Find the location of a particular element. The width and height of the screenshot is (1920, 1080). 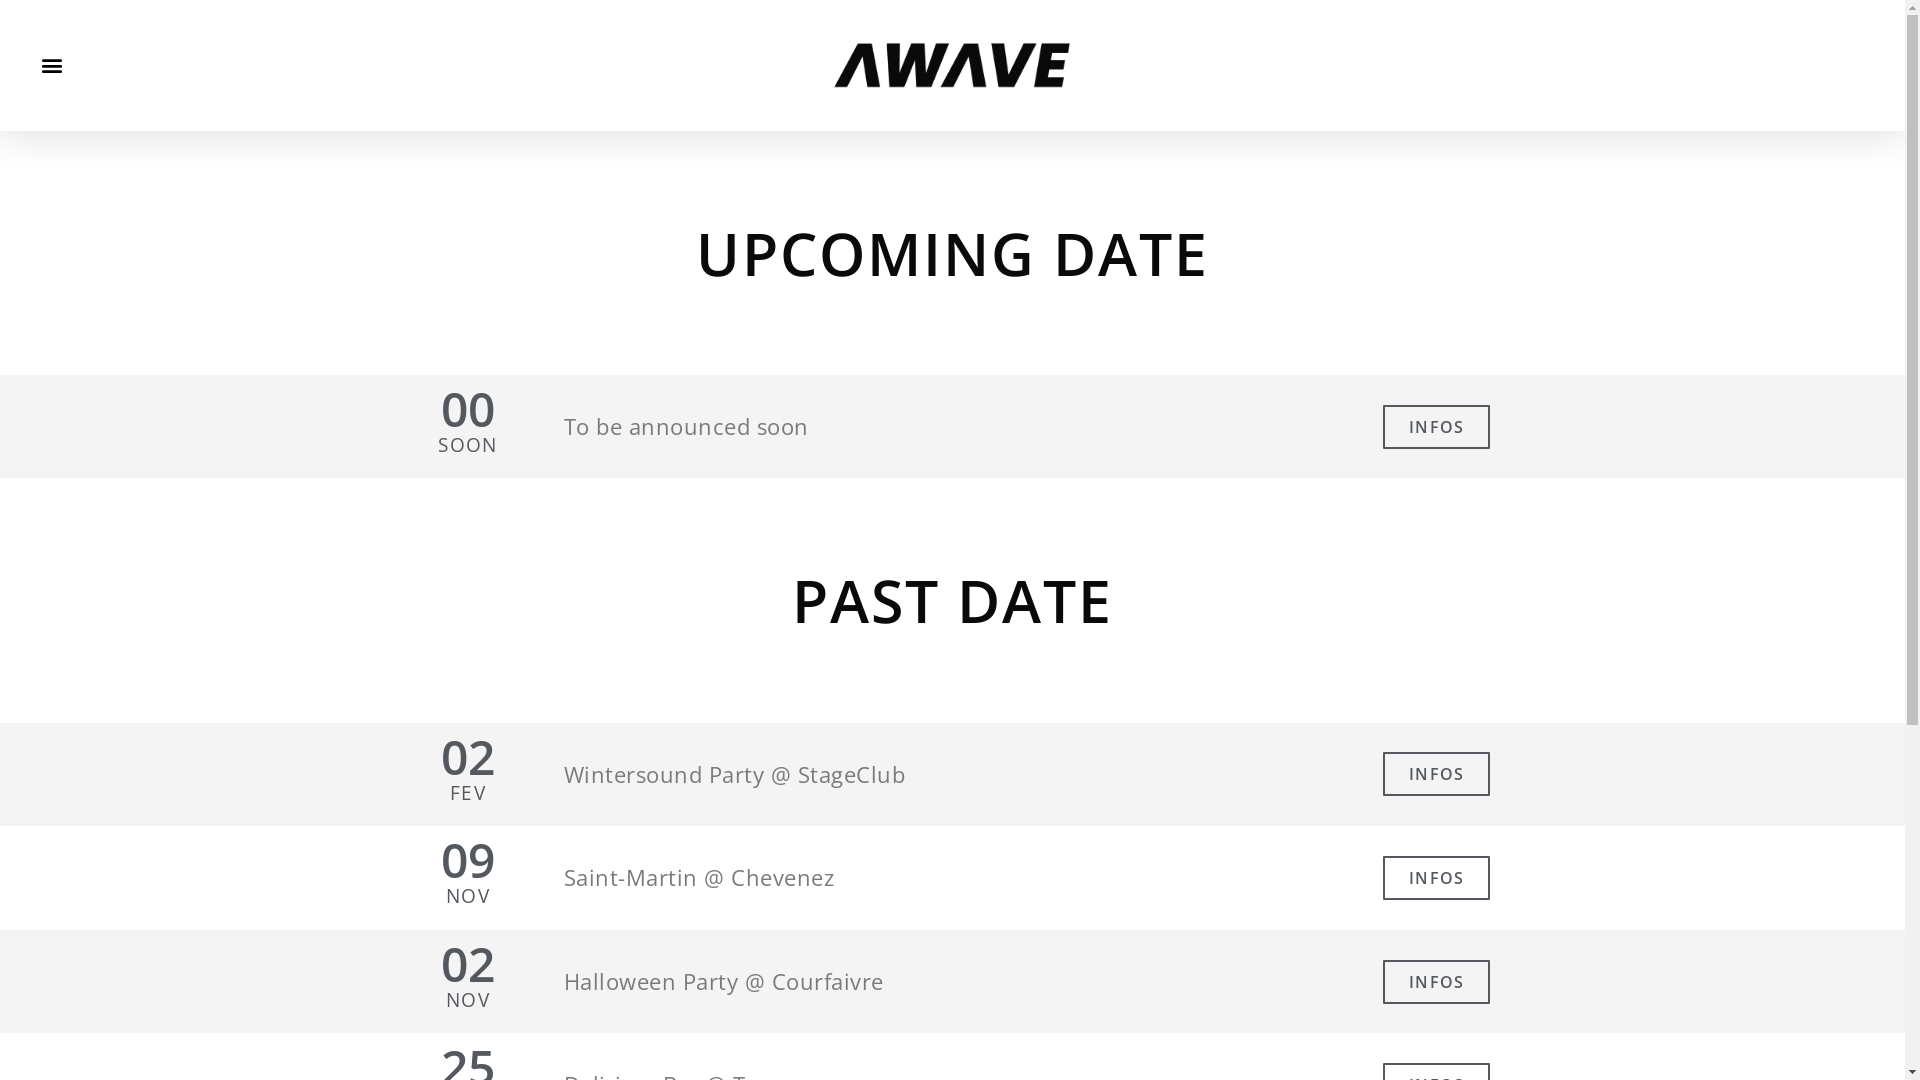

'INFOS' is located at coordinates (1435, 981).